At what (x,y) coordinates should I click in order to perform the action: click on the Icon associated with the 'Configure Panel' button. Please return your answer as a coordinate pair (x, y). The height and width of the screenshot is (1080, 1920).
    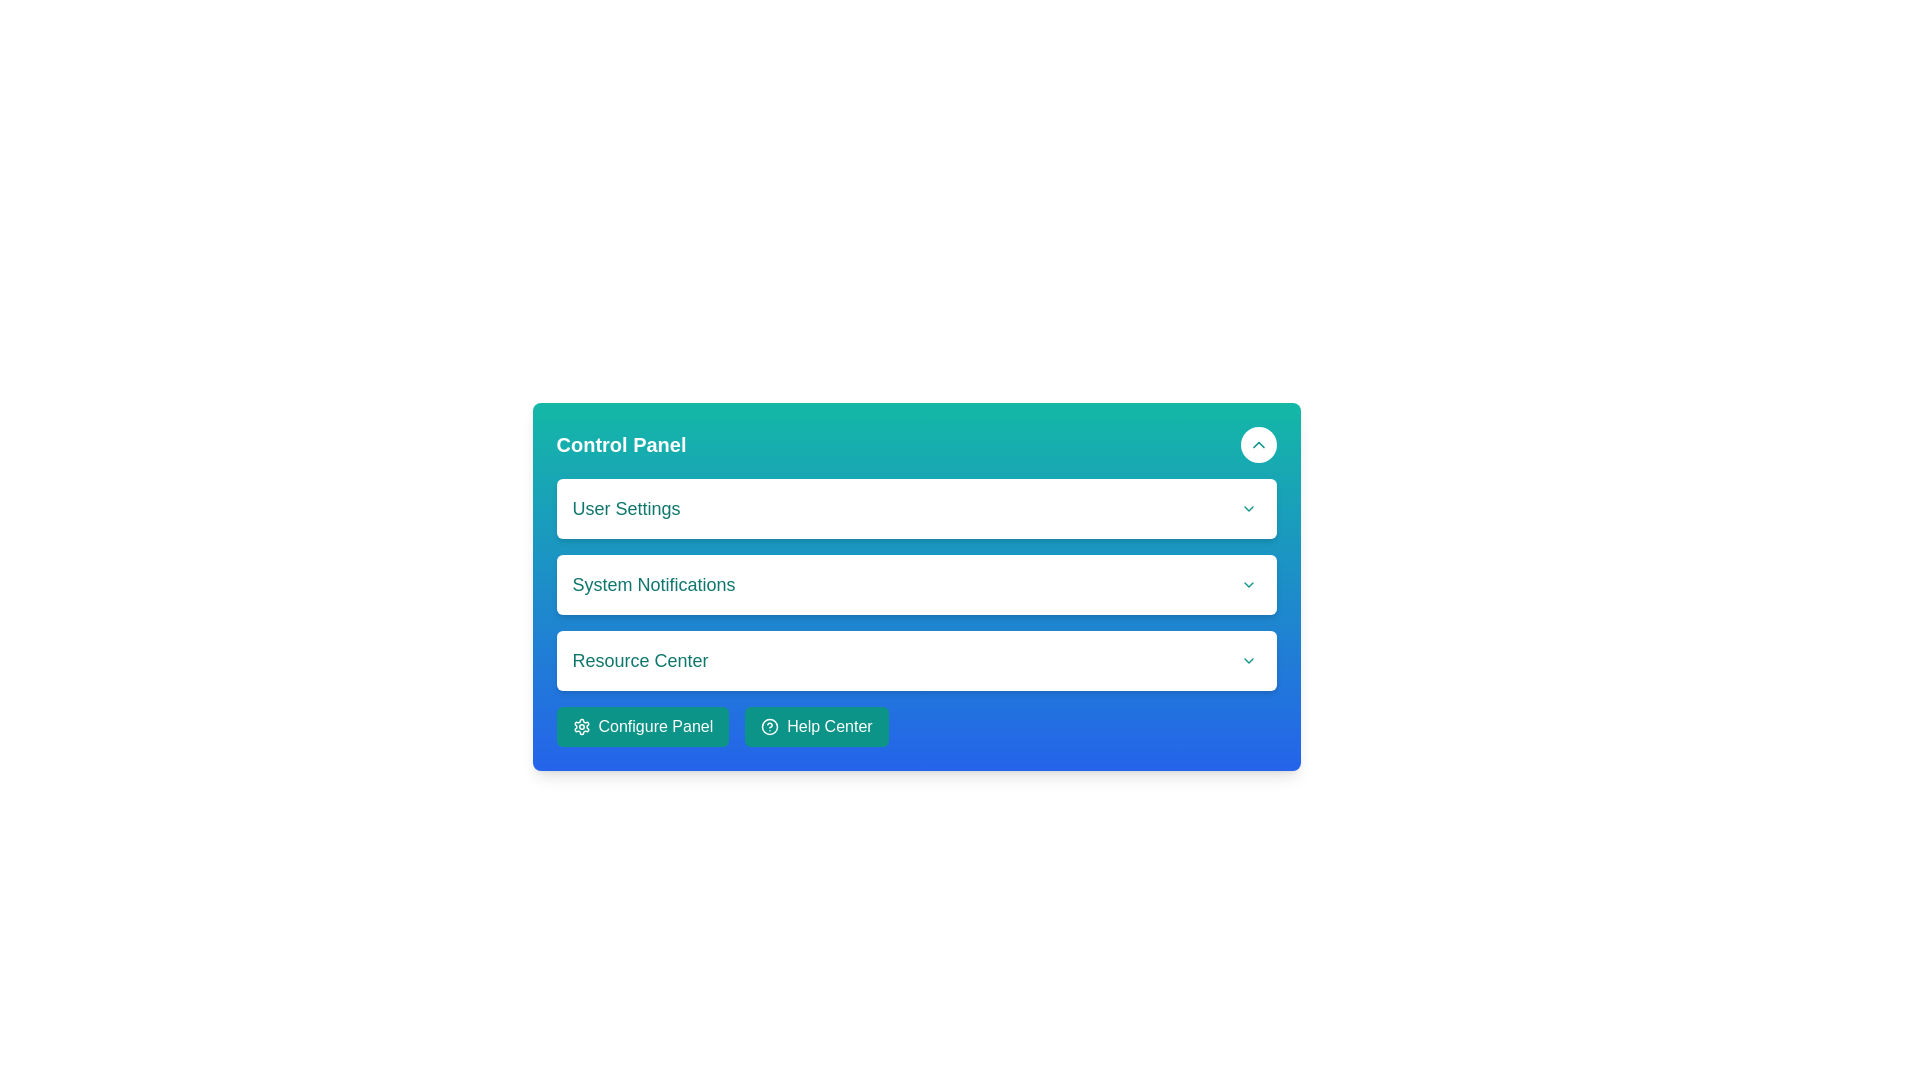
    Looking at the image, I should click on (580, 726).